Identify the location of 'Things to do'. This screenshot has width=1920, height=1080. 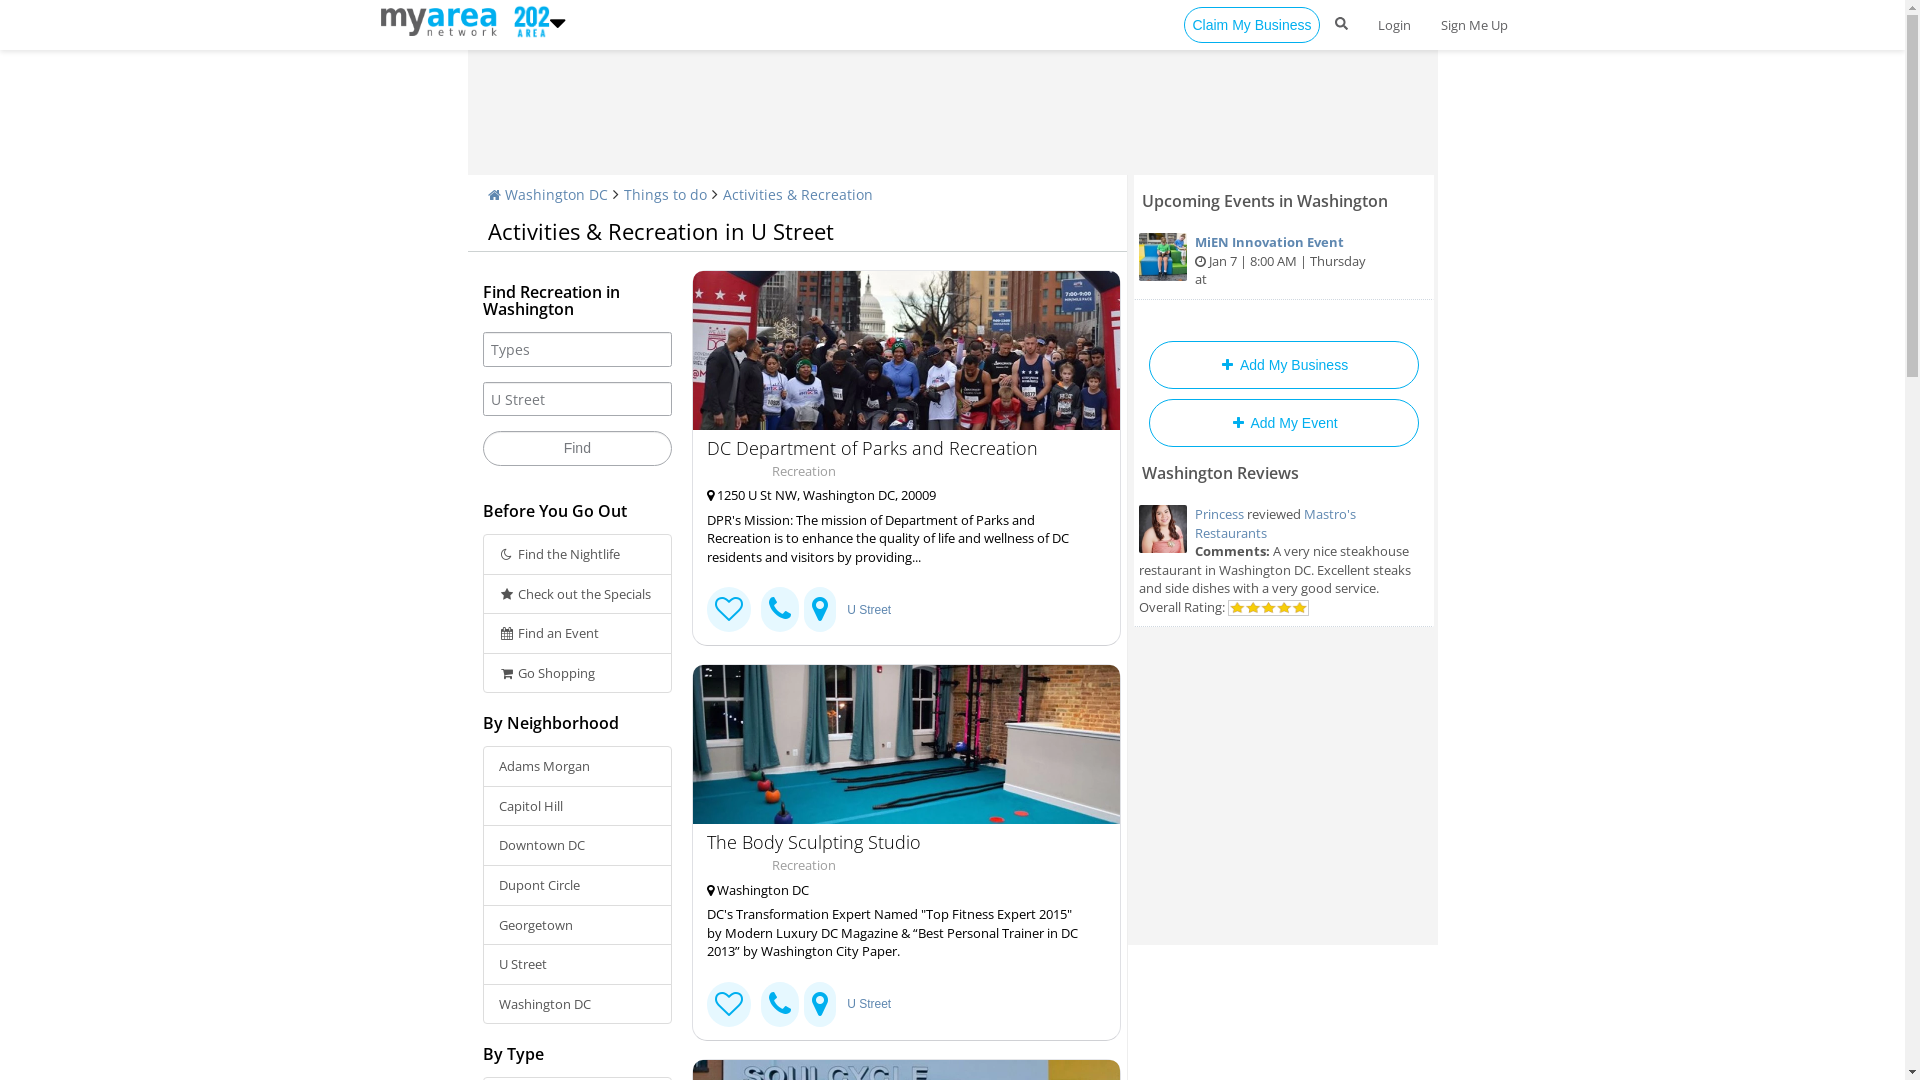
(665, 194).